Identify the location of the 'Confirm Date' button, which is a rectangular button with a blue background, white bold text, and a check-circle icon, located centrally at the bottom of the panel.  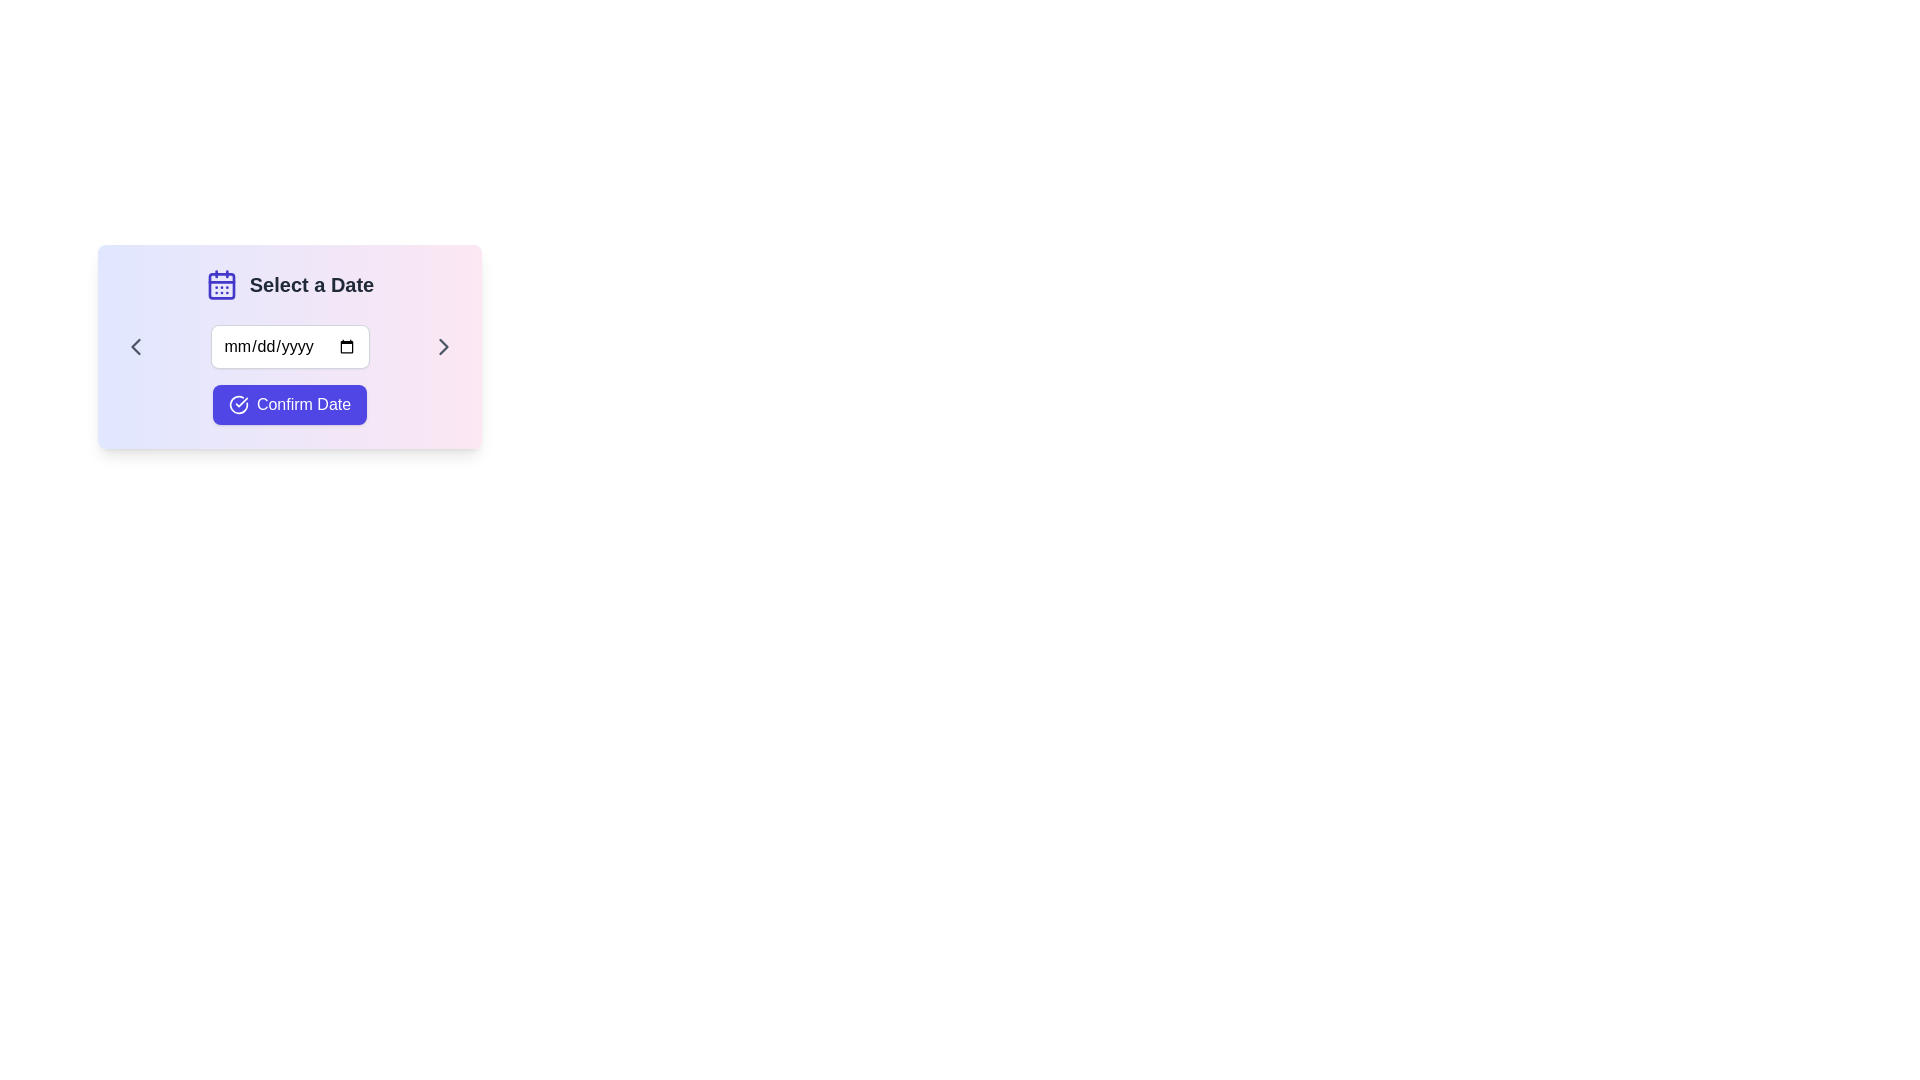
(288, 405).